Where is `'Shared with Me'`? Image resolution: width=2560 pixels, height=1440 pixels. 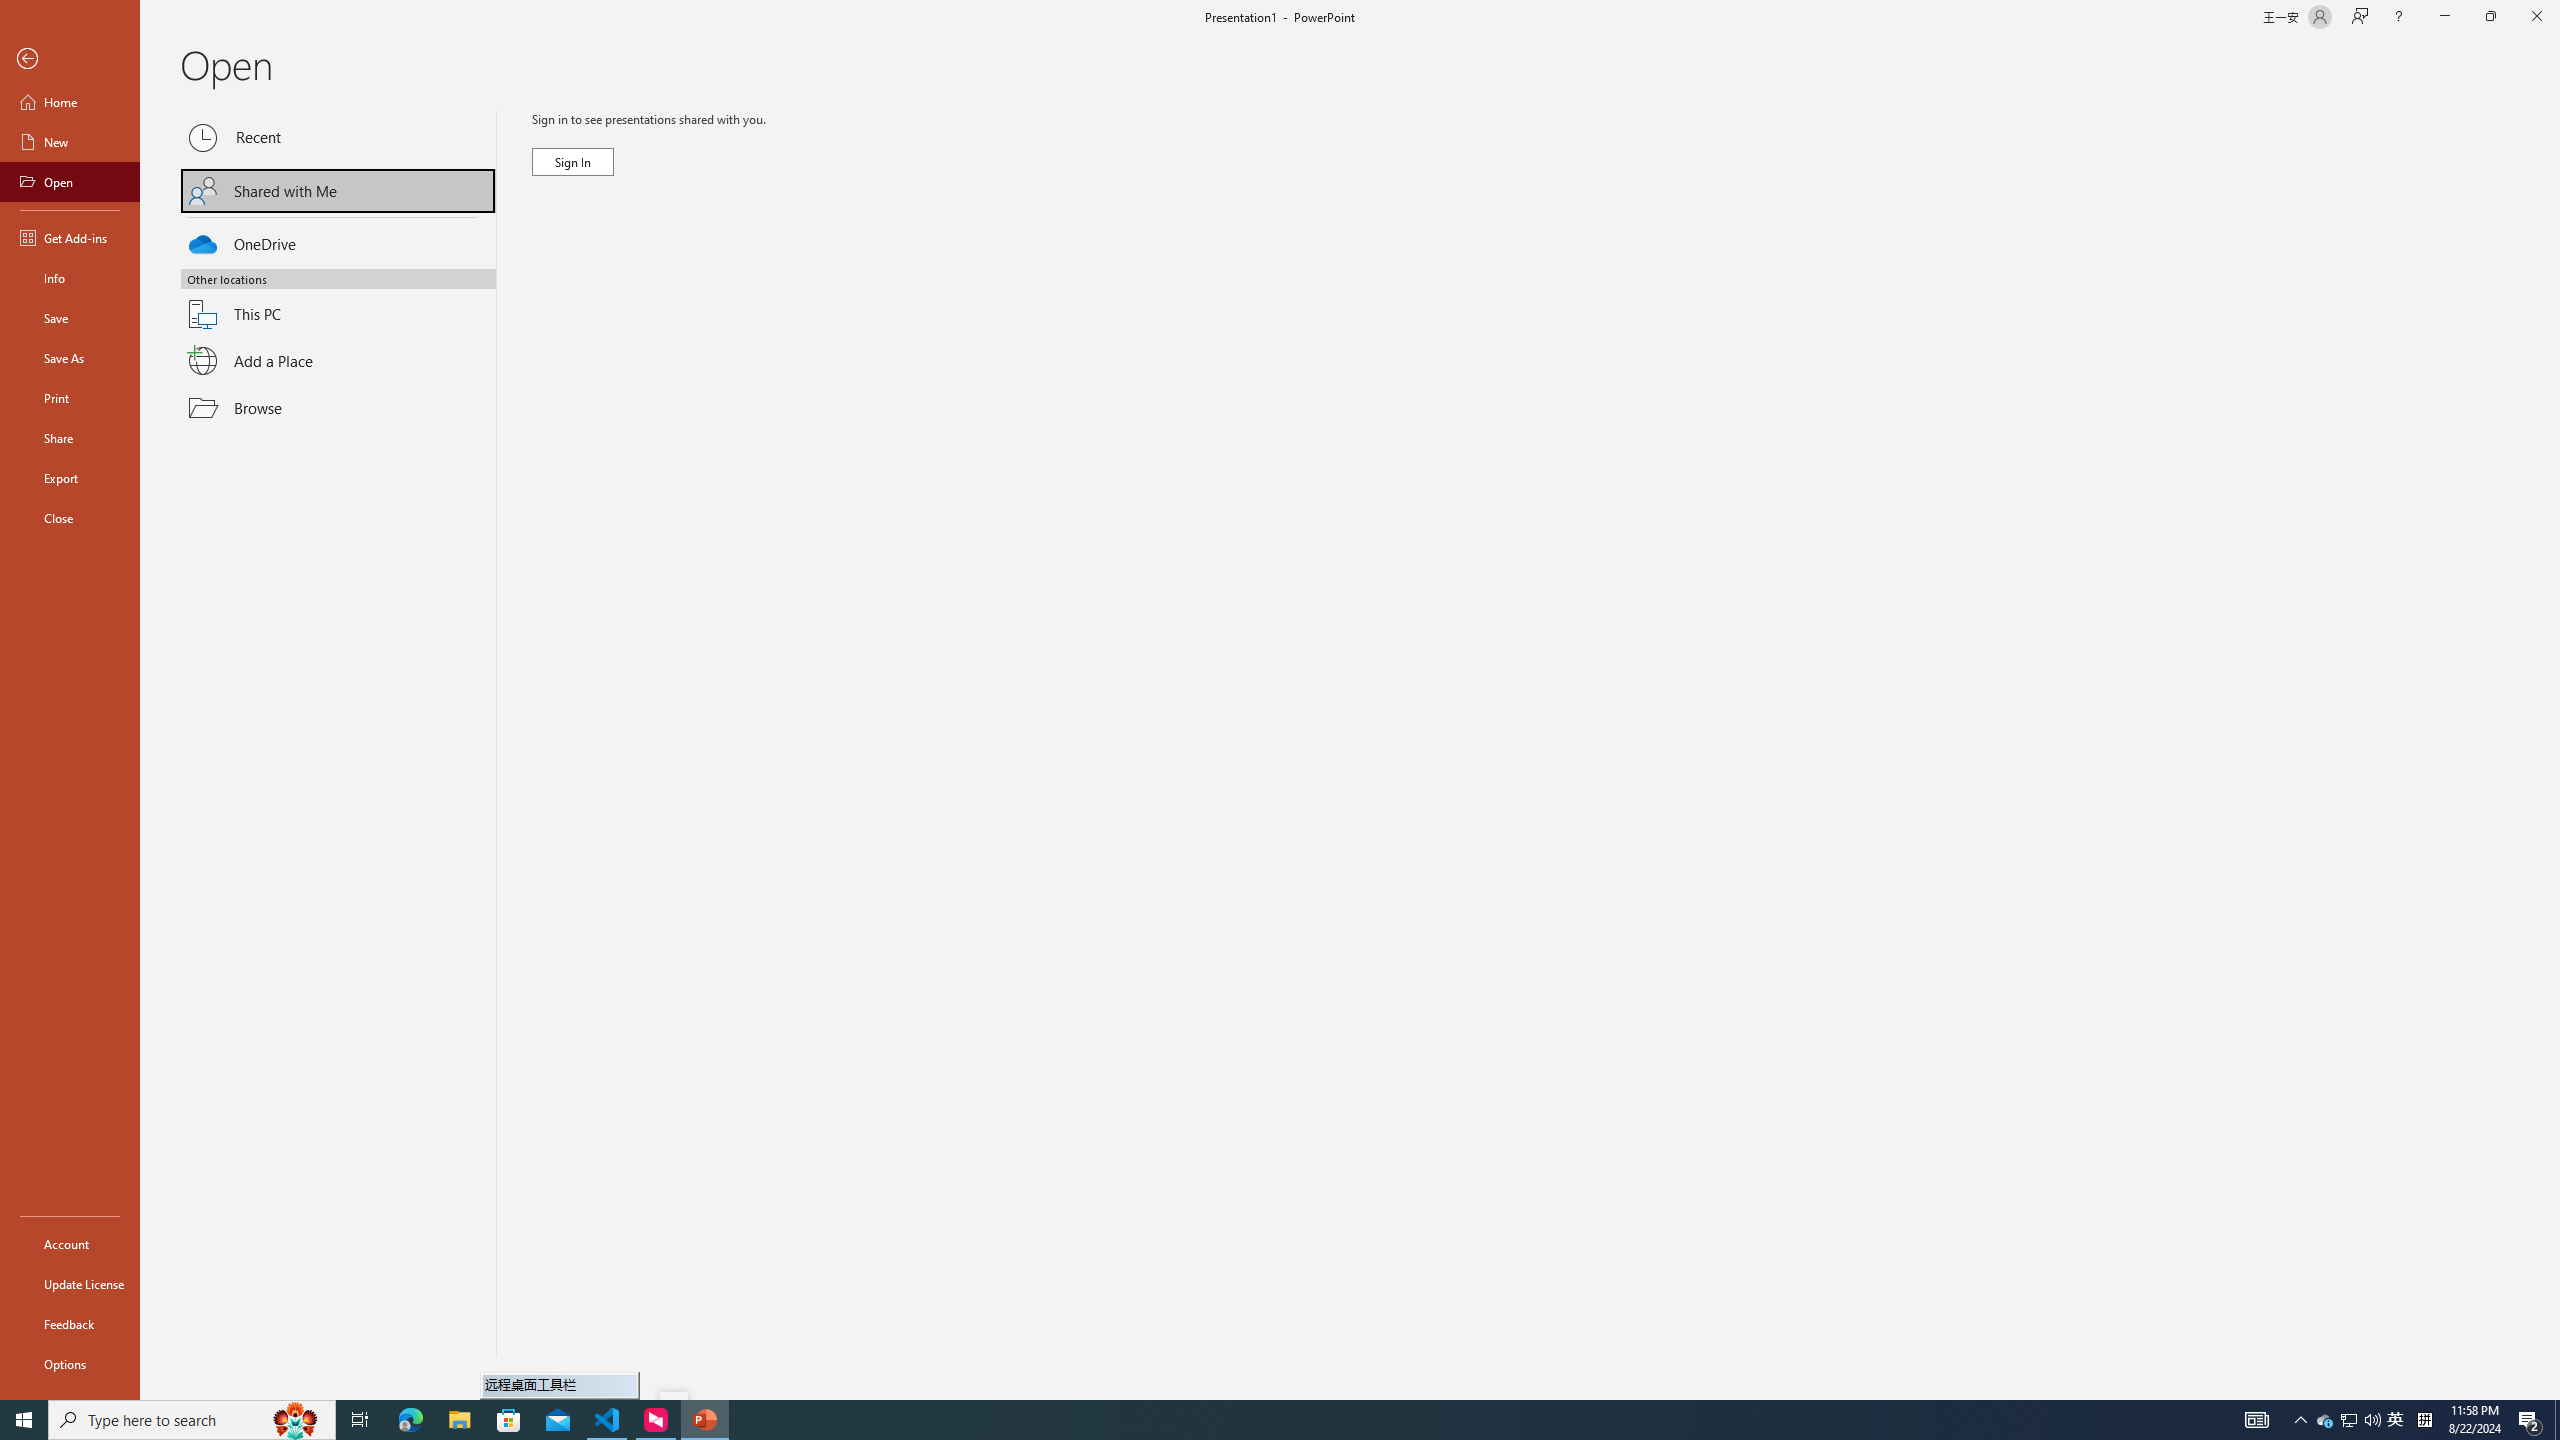
'Shared with Me' is located at coordinates (338, 189).